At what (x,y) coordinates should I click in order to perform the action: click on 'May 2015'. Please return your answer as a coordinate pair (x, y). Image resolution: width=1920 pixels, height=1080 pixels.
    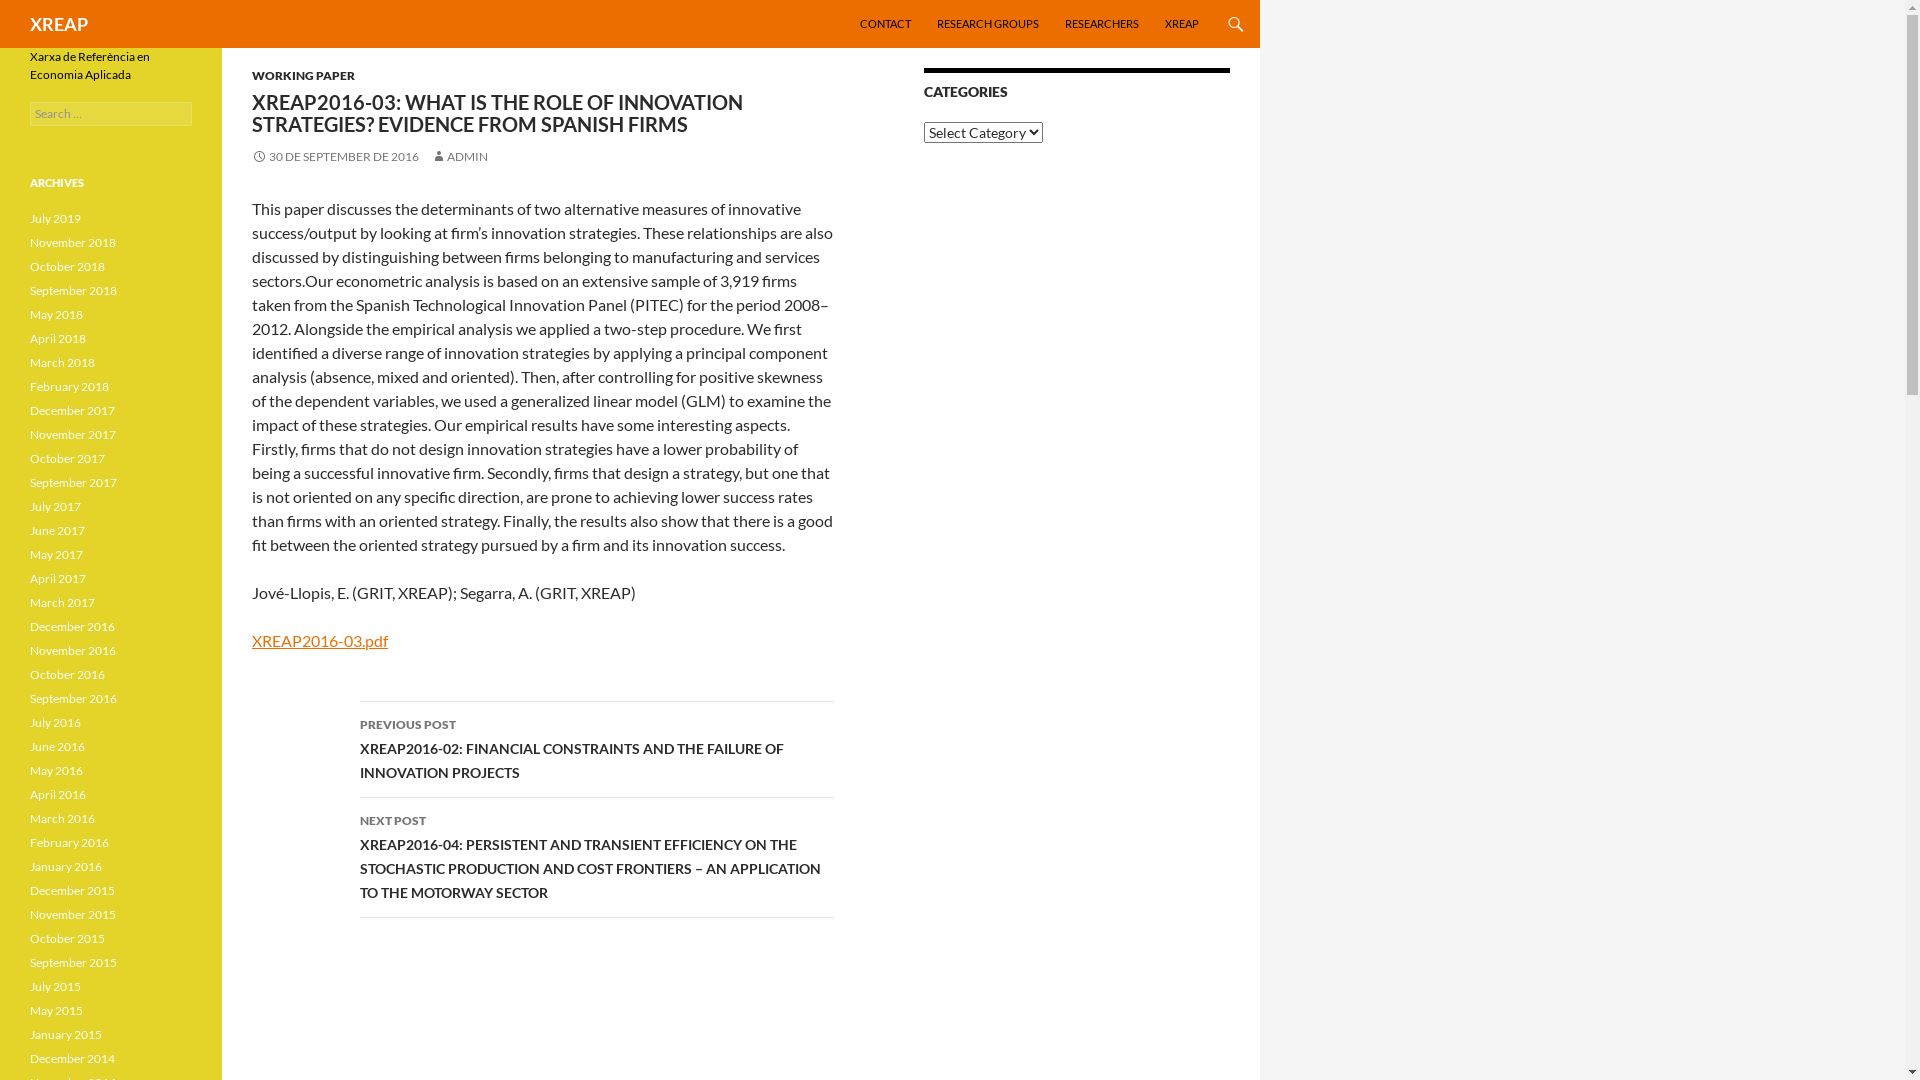
    Looking at the image, I should click on (56, 1010).